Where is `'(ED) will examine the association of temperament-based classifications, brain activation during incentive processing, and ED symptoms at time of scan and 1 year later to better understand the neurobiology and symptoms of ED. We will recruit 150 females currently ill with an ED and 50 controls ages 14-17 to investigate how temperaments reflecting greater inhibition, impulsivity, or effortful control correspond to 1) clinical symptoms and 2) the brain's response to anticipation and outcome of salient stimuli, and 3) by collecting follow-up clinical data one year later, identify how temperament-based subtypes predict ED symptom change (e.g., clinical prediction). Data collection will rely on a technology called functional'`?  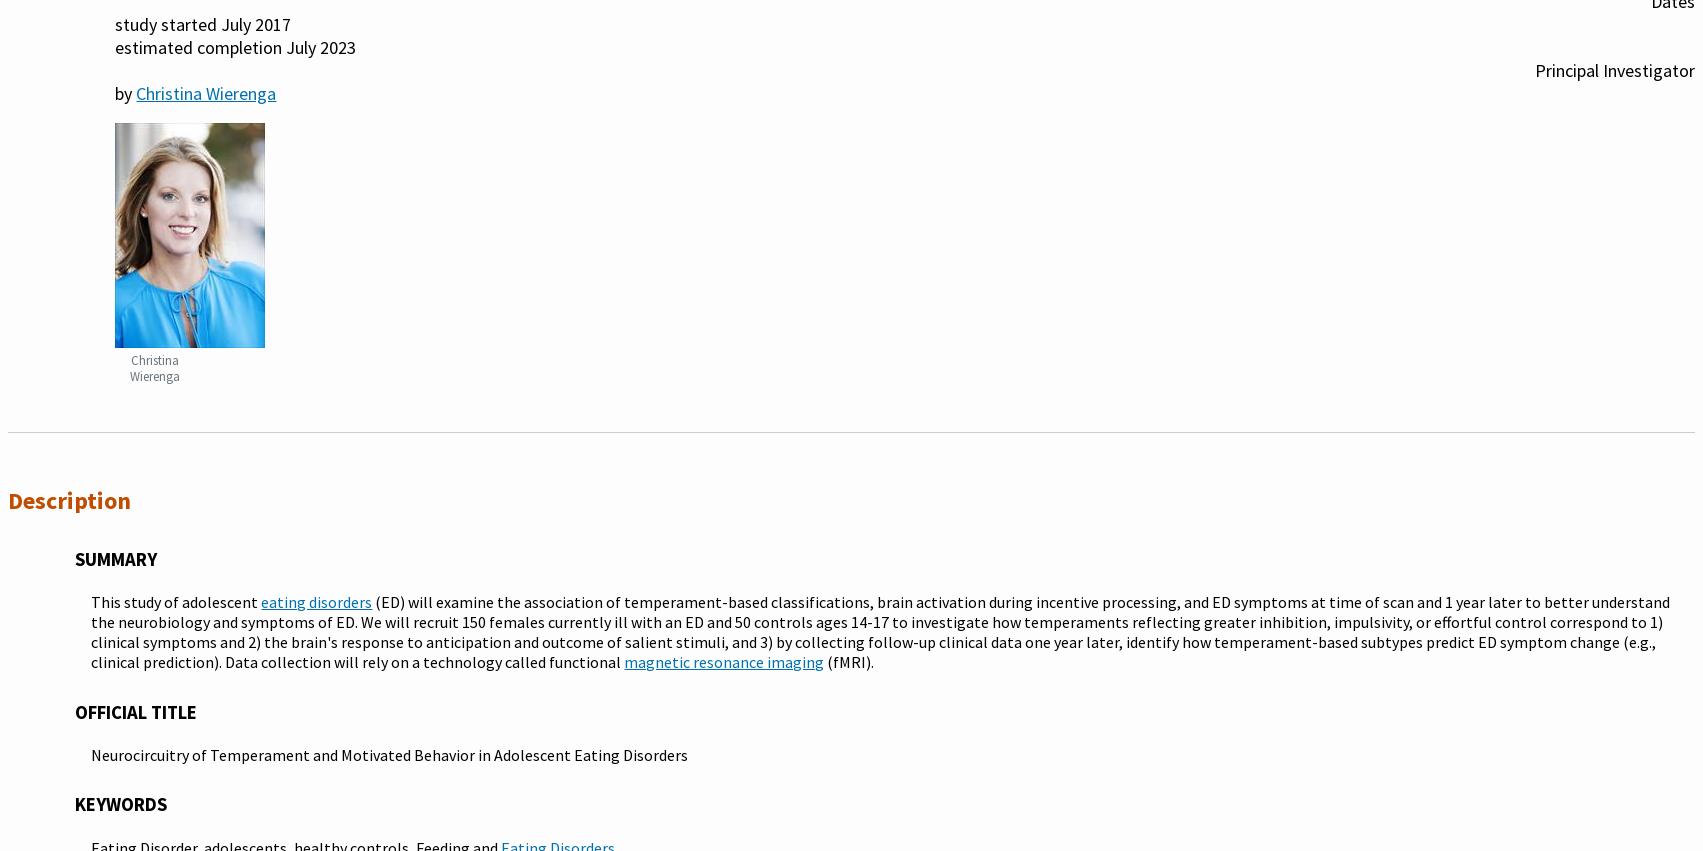
'(ED) will examine the association of temperament-based classifications, brain activation during incentive processing, and ED symptoms at time of scan and 1 year later to better understand the neurobiology and symptoms of ED. We will recruit 150 females currently ill with an ED and 50 controls ages 14-17 to investigate how temperaments reflecting greater inhibition, impulsivity, or effortful control correspond to 1) clinical symptoms and 2) the brain's response to anticipation and outcome of salient stimuli, and 3) by collecting follow-up clinical data one year later, identify how temperament-based subtypes predict ED symptom change (e.g., clinical prediction). Data collection will rely on a technology called functional' is located at coordinates (879, 631).